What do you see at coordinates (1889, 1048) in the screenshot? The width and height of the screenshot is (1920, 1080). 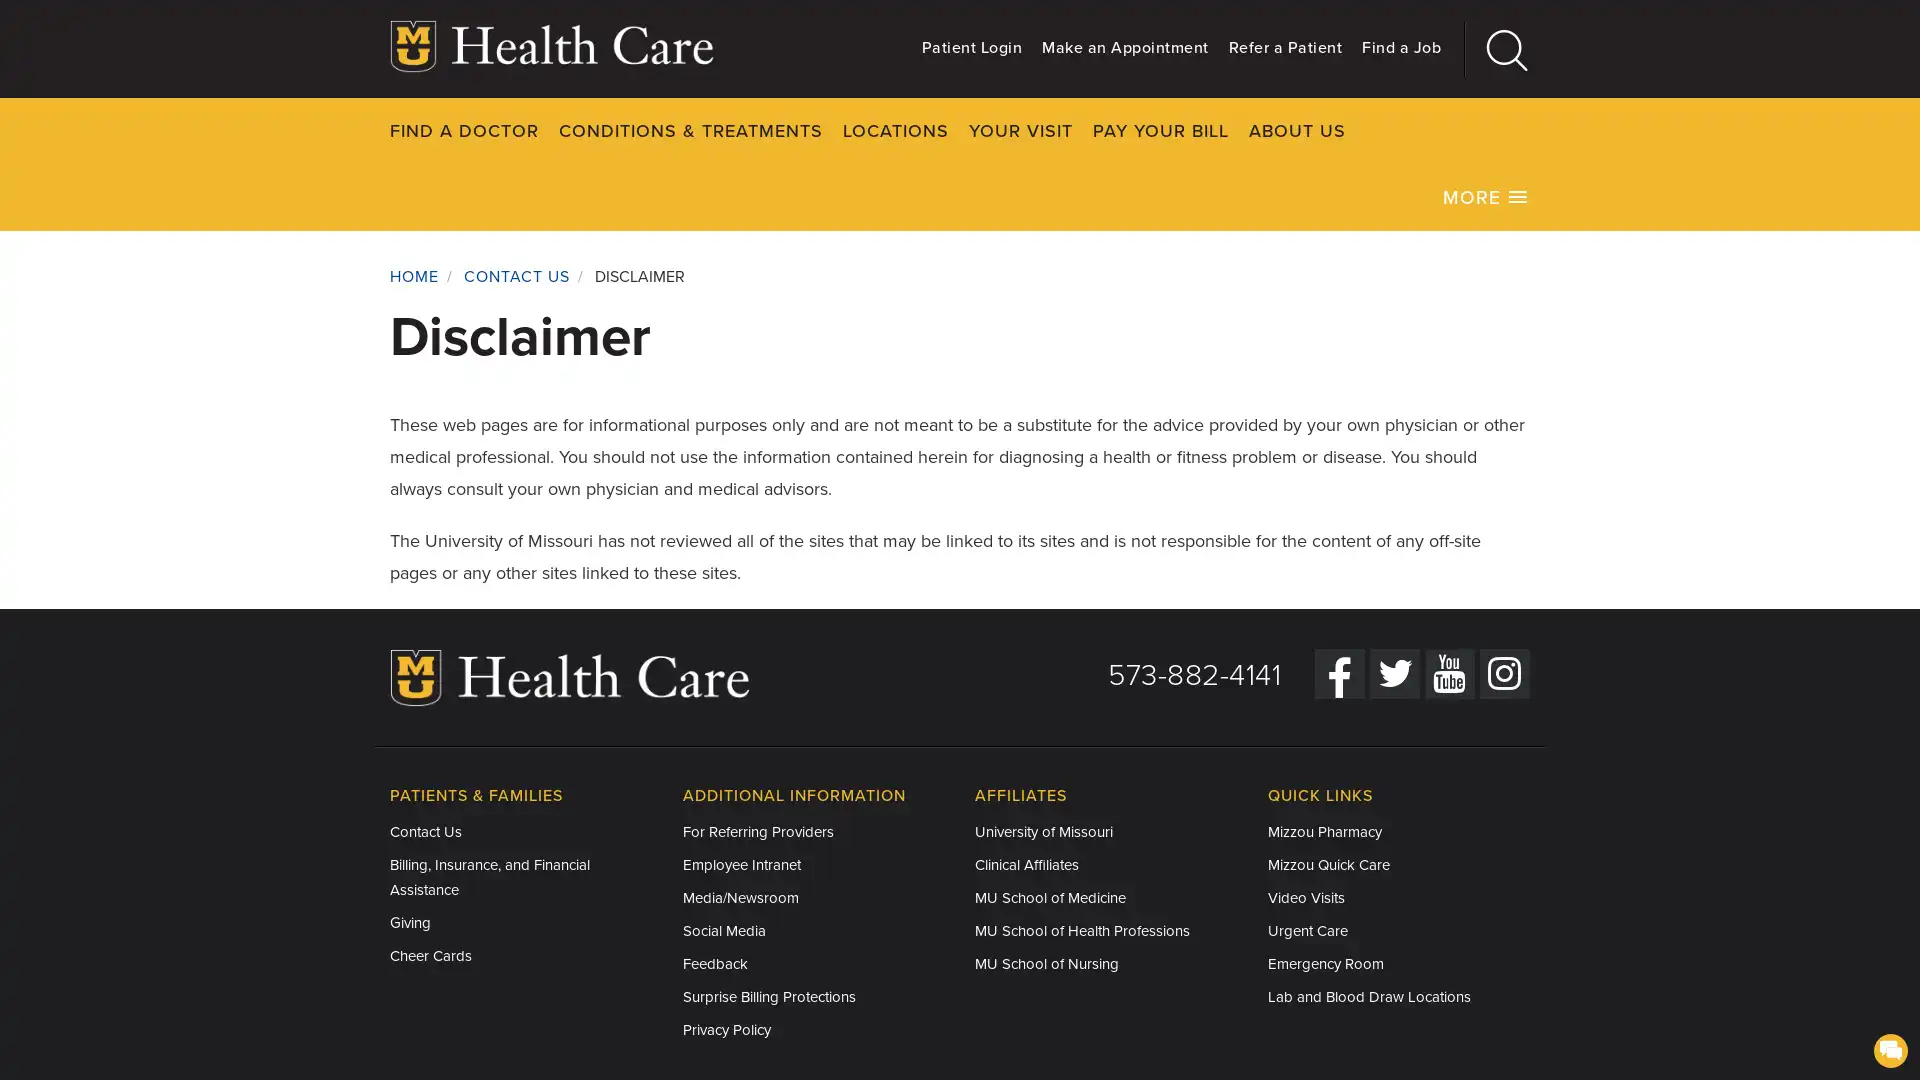 I see `COVID-19 Chat and Assessment Tool` at bounding box center [1889, 1048].